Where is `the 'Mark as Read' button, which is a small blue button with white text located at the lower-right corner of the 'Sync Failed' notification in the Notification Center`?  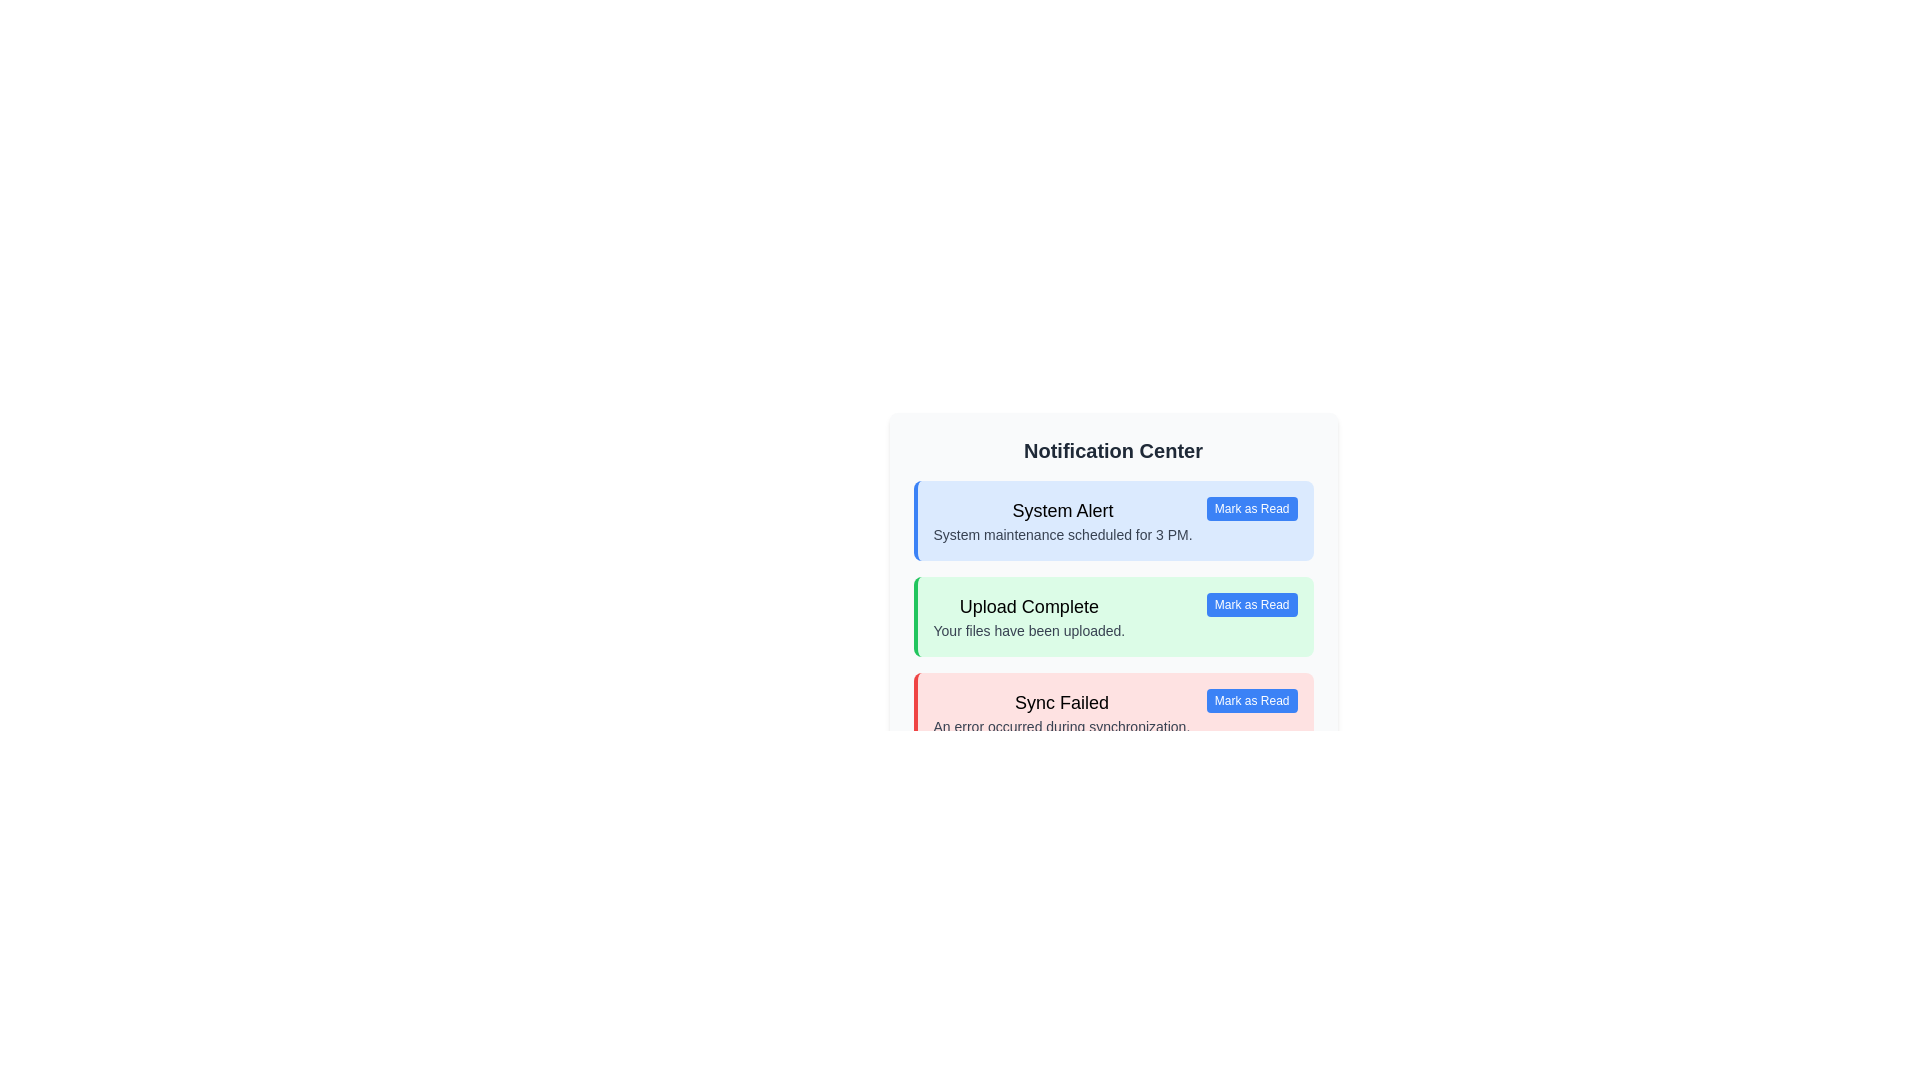
the 'Mark as Read' button, which is a small blue button with white text located at the lower-right corner of the 'Sync Failed' notification in the Notification Center is located at coordinates (1251, 700).